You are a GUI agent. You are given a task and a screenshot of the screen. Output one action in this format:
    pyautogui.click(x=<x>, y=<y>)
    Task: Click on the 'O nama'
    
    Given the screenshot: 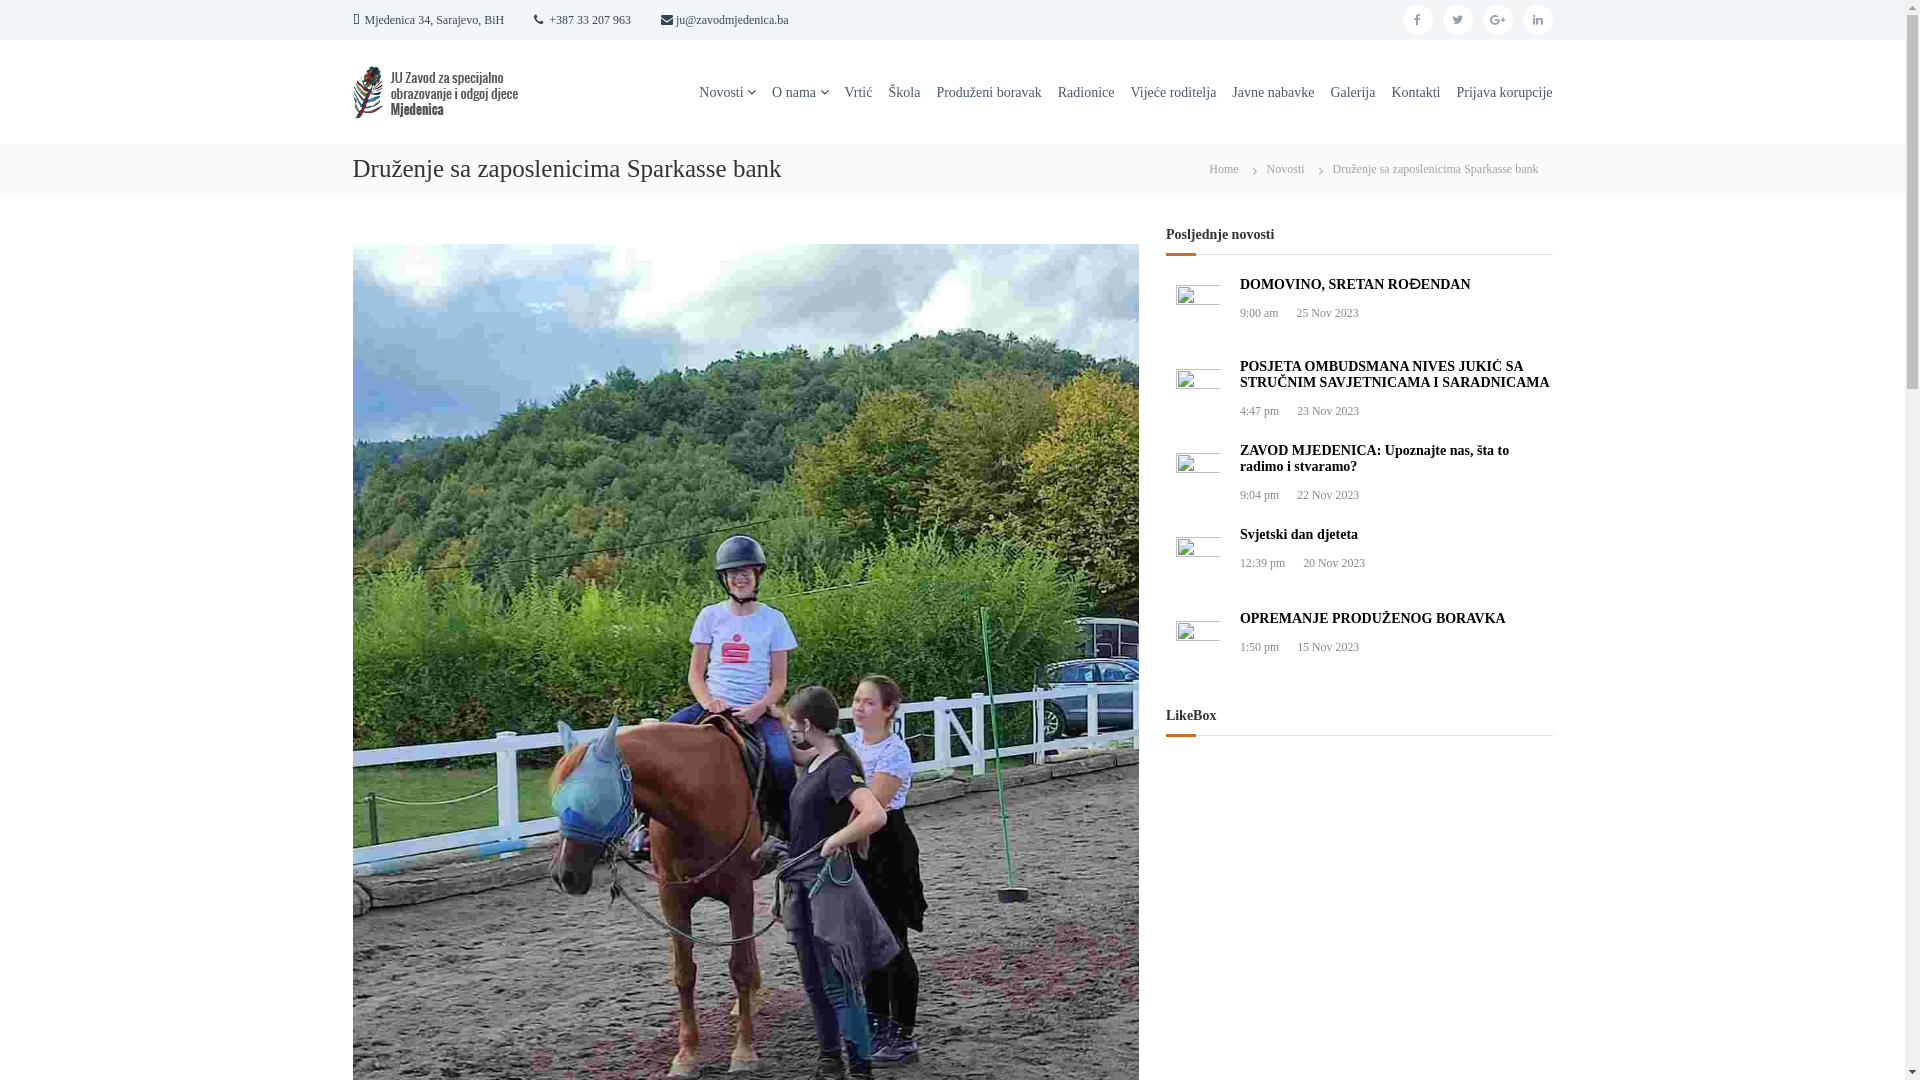 What is the action you would take?
    pyautogui.click(x=771, y=91)
    